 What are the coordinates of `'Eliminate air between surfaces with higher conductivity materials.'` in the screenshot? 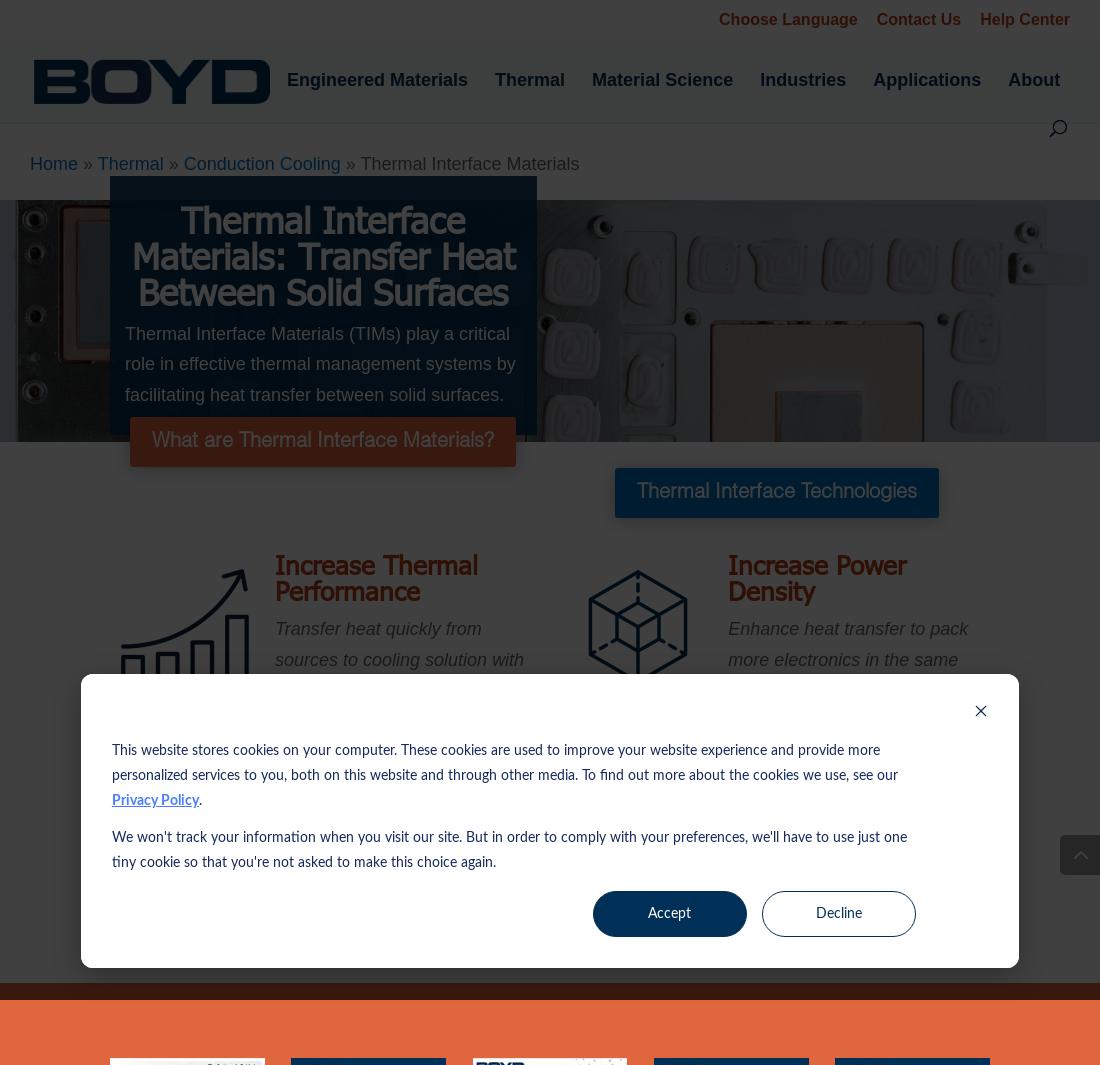 It's located at (397, 826).